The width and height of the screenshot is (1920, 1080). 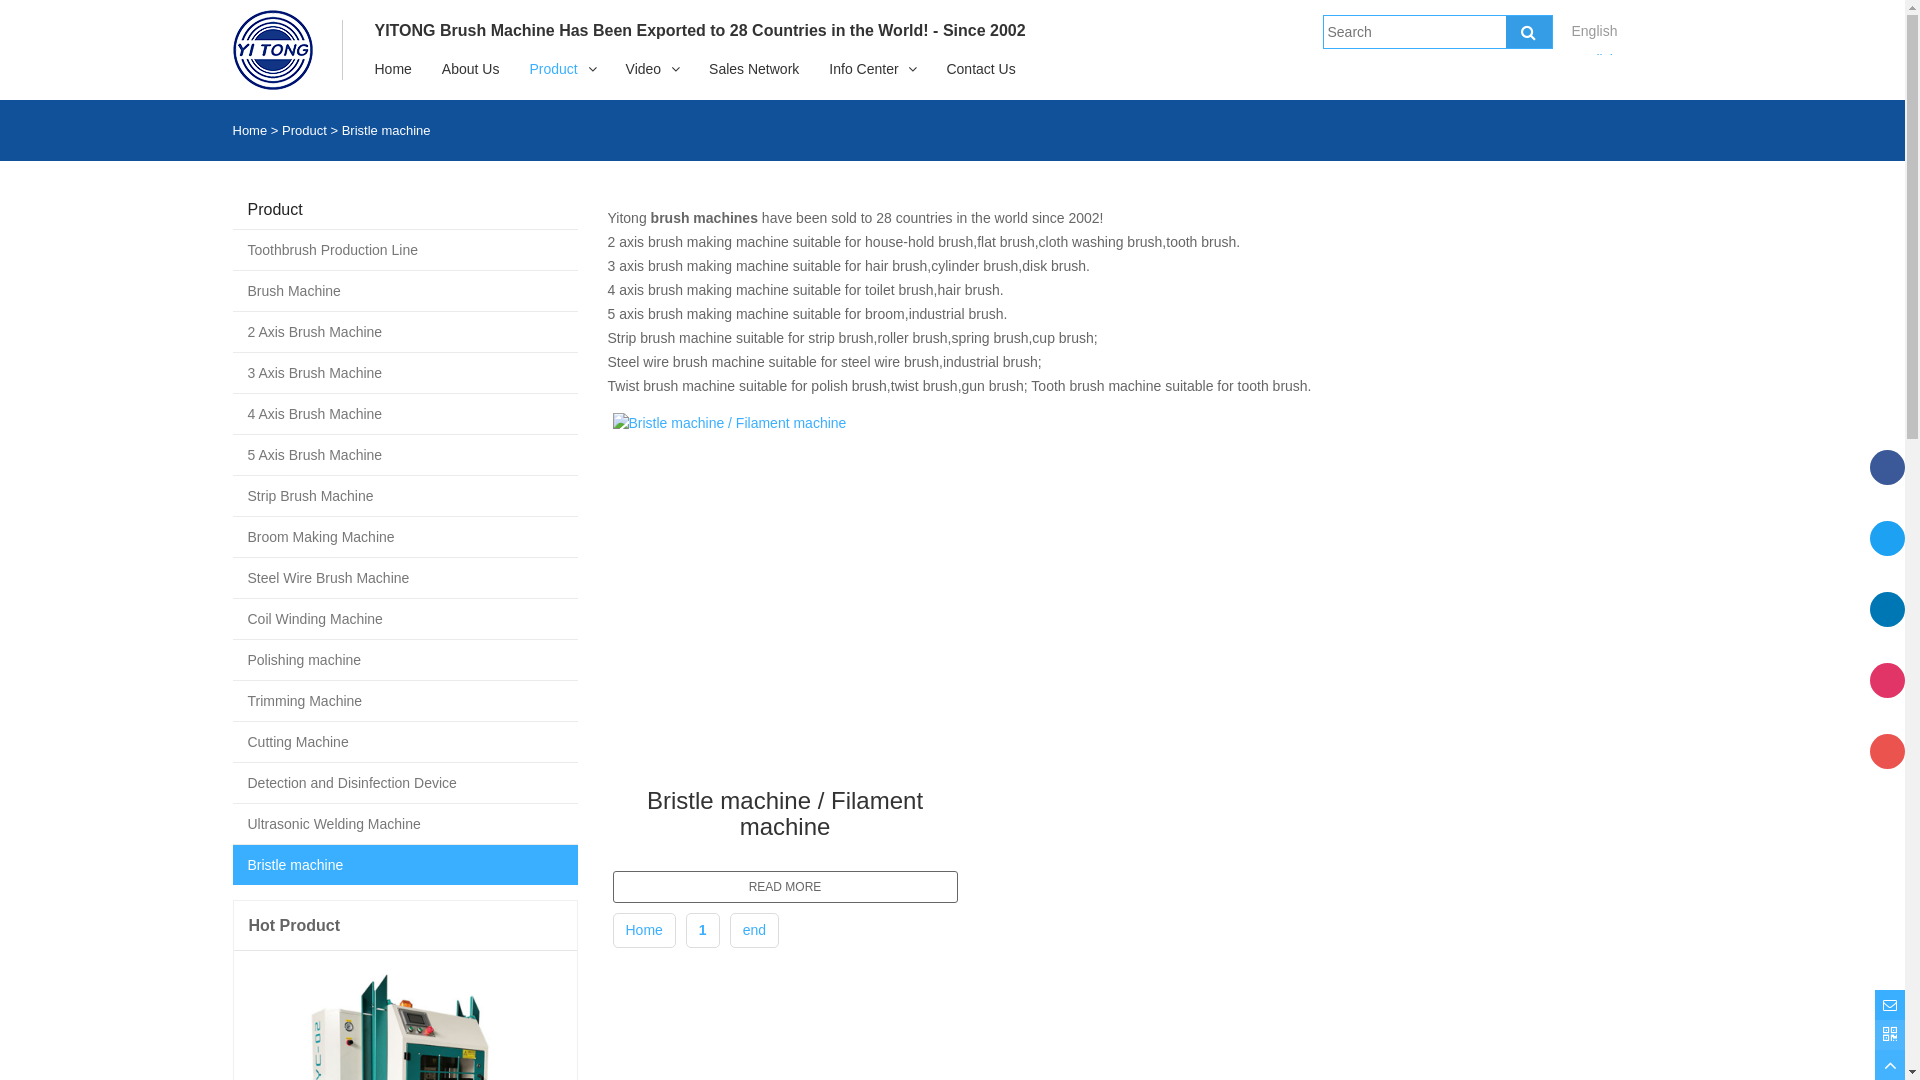 I want to click on '5 Axis Brush Machine', so click(x=403, y=455).